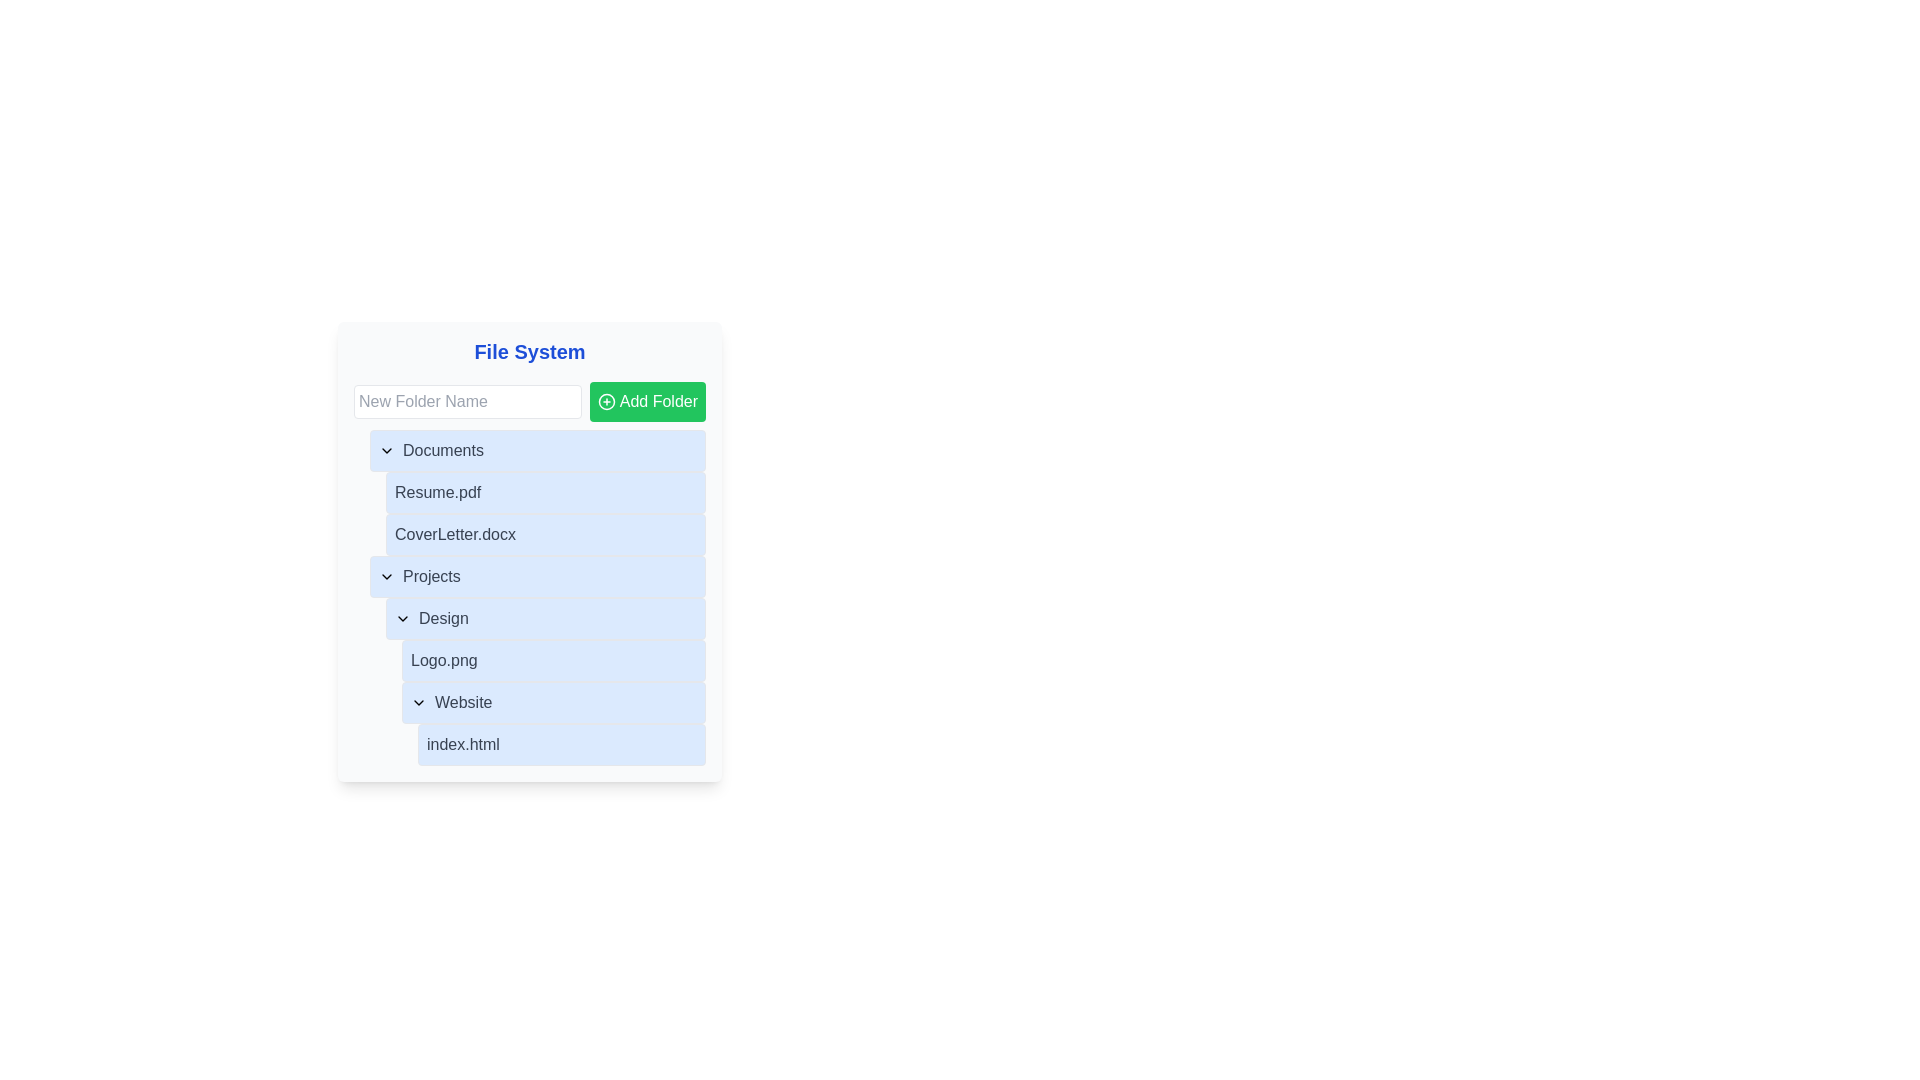  I want to click on the 'Projects' folder in the file system panel, so click(537, 577).